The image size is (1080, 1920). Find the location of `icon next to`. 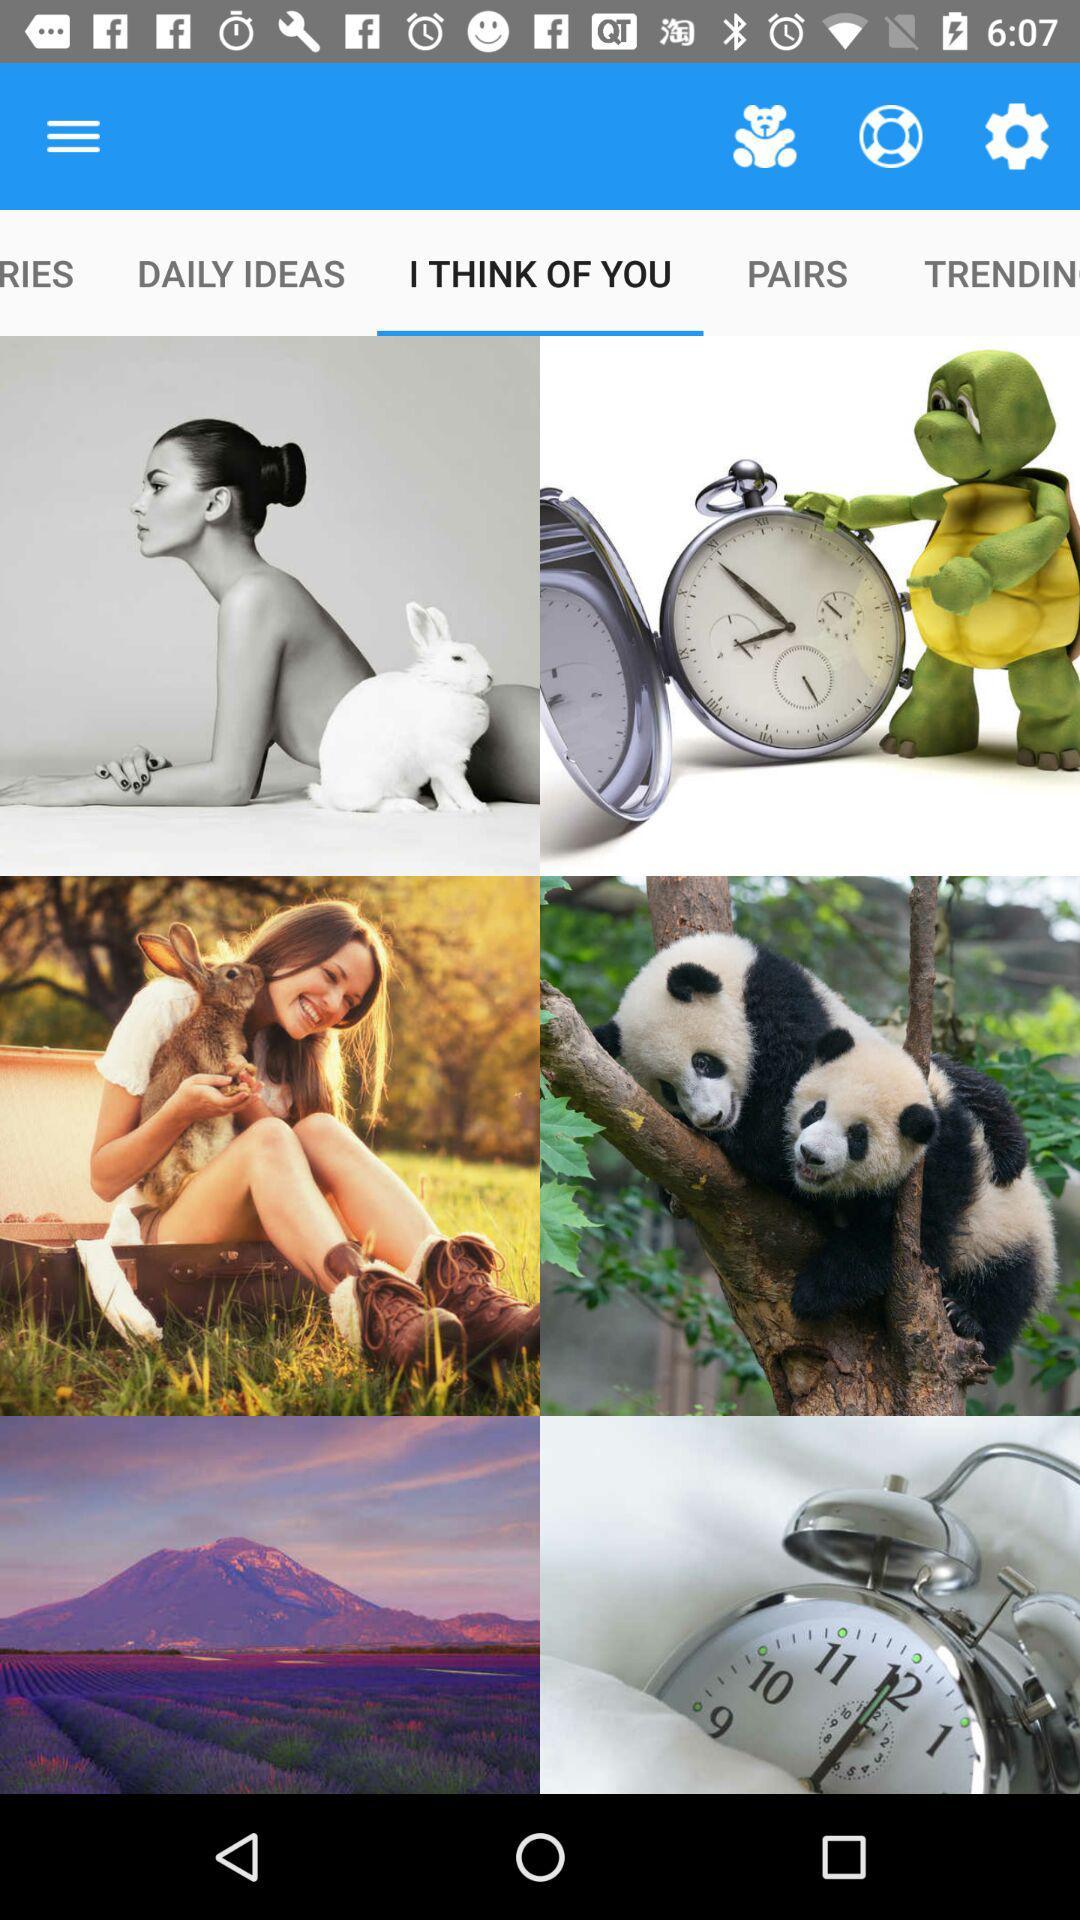

icon next to is located at coordinates (764, 135).